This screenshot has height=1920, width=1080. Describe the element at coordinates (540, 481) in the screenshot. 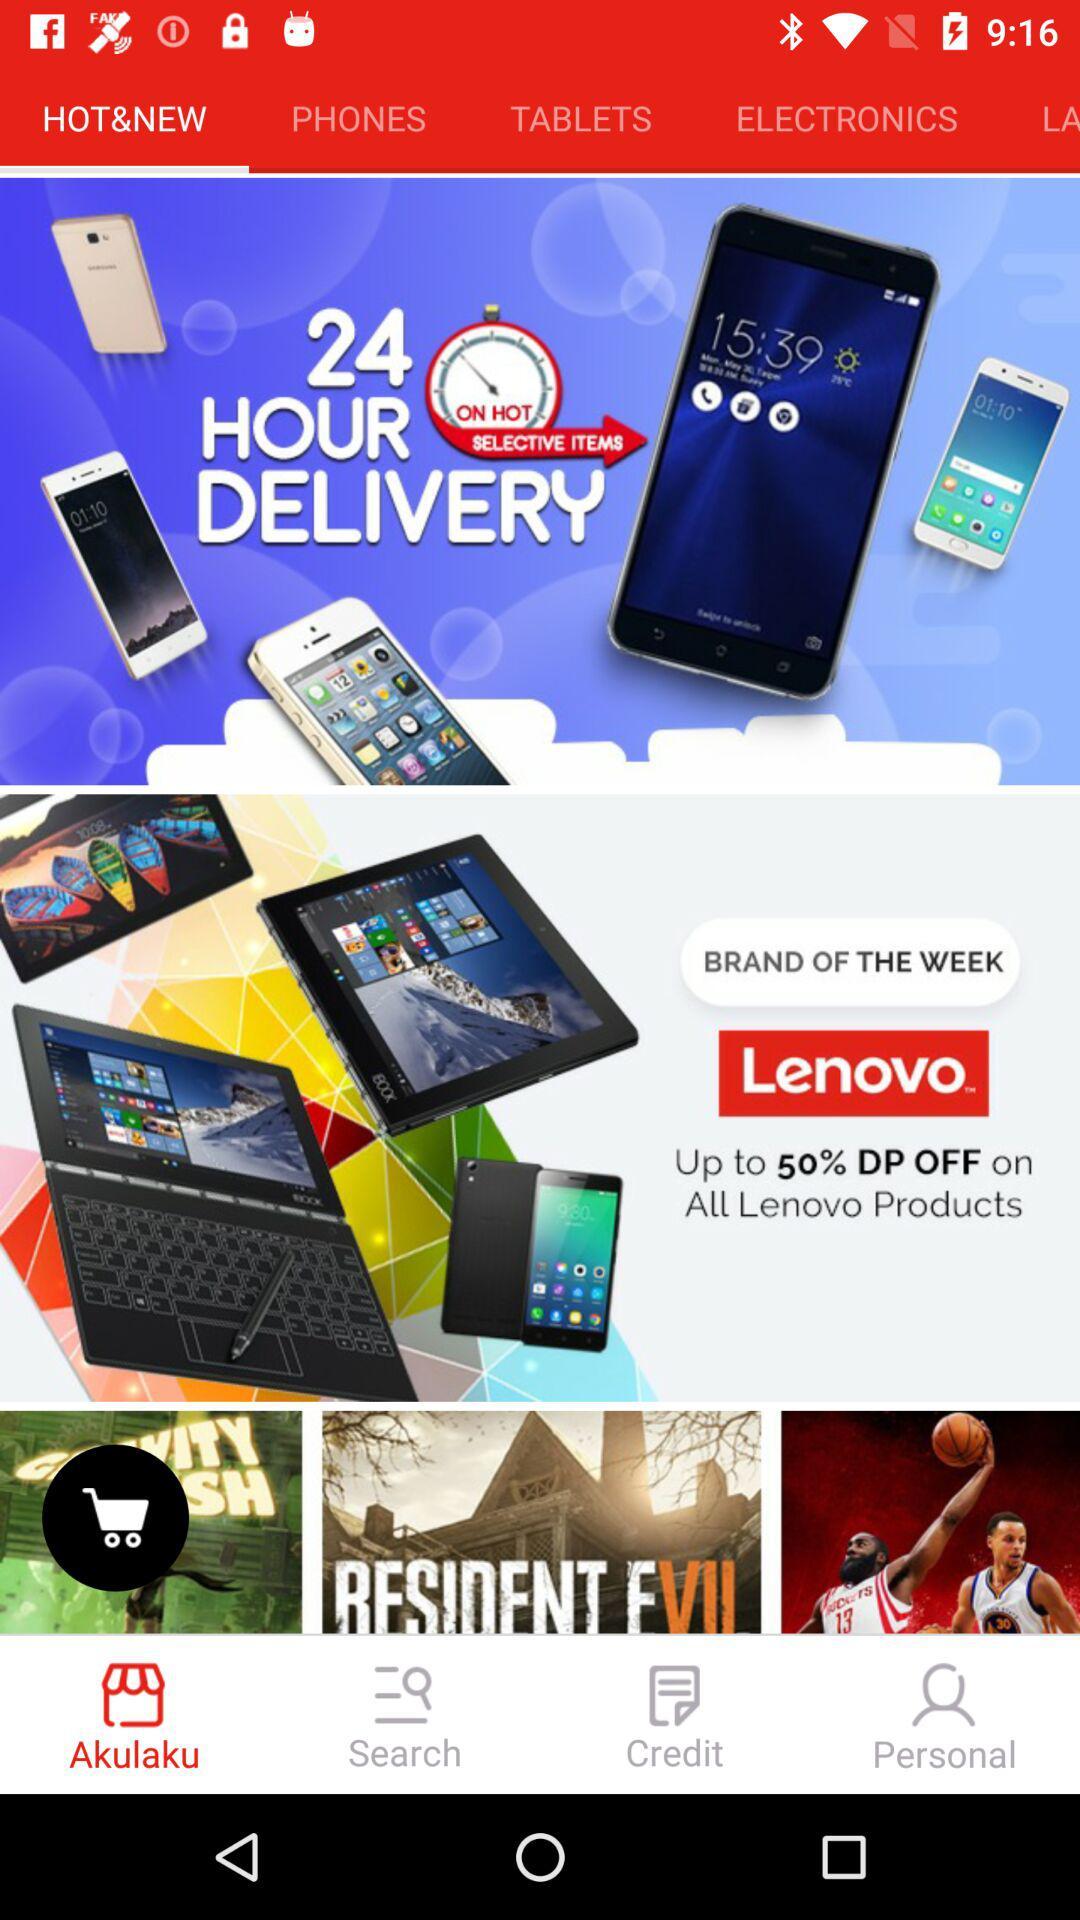

I see `24 hour delivery` at that location.